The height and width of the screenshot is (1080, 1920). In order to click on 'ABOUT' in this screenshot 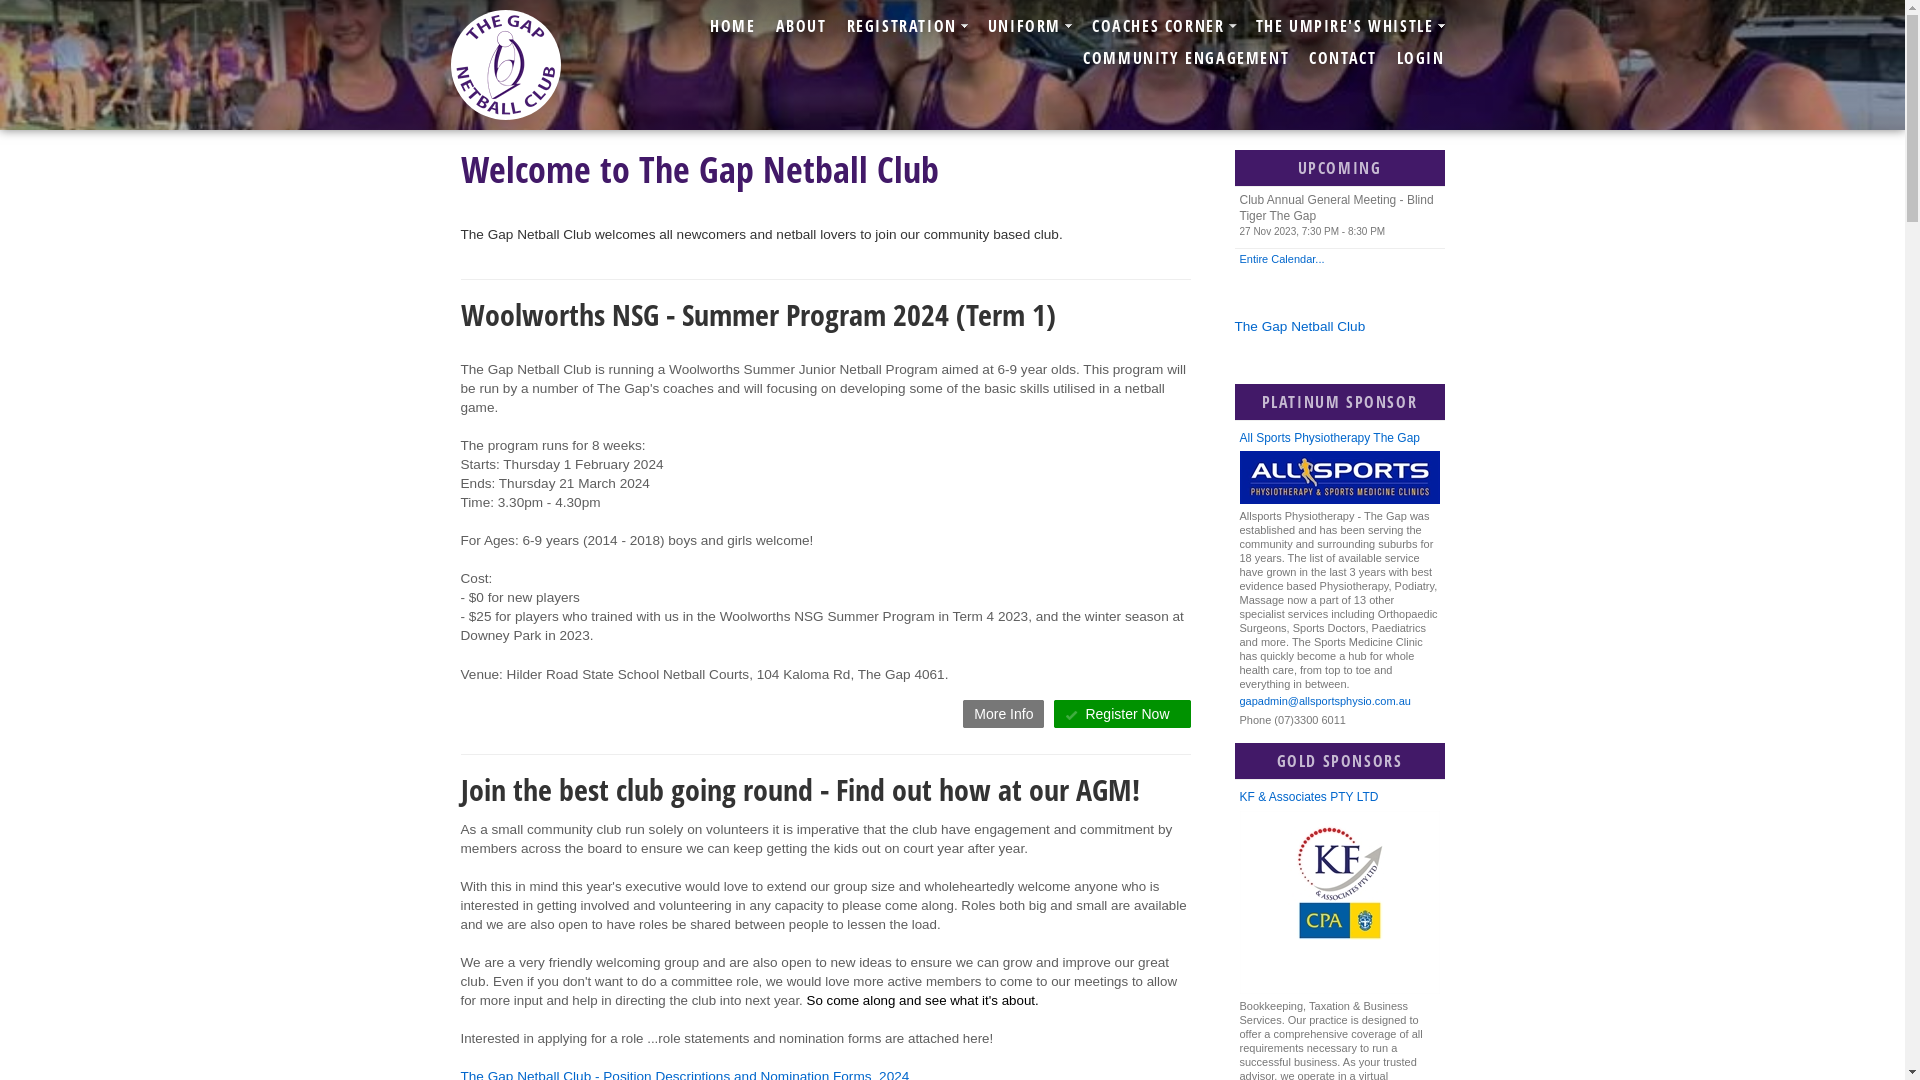, I will do `click(765, 26)`.